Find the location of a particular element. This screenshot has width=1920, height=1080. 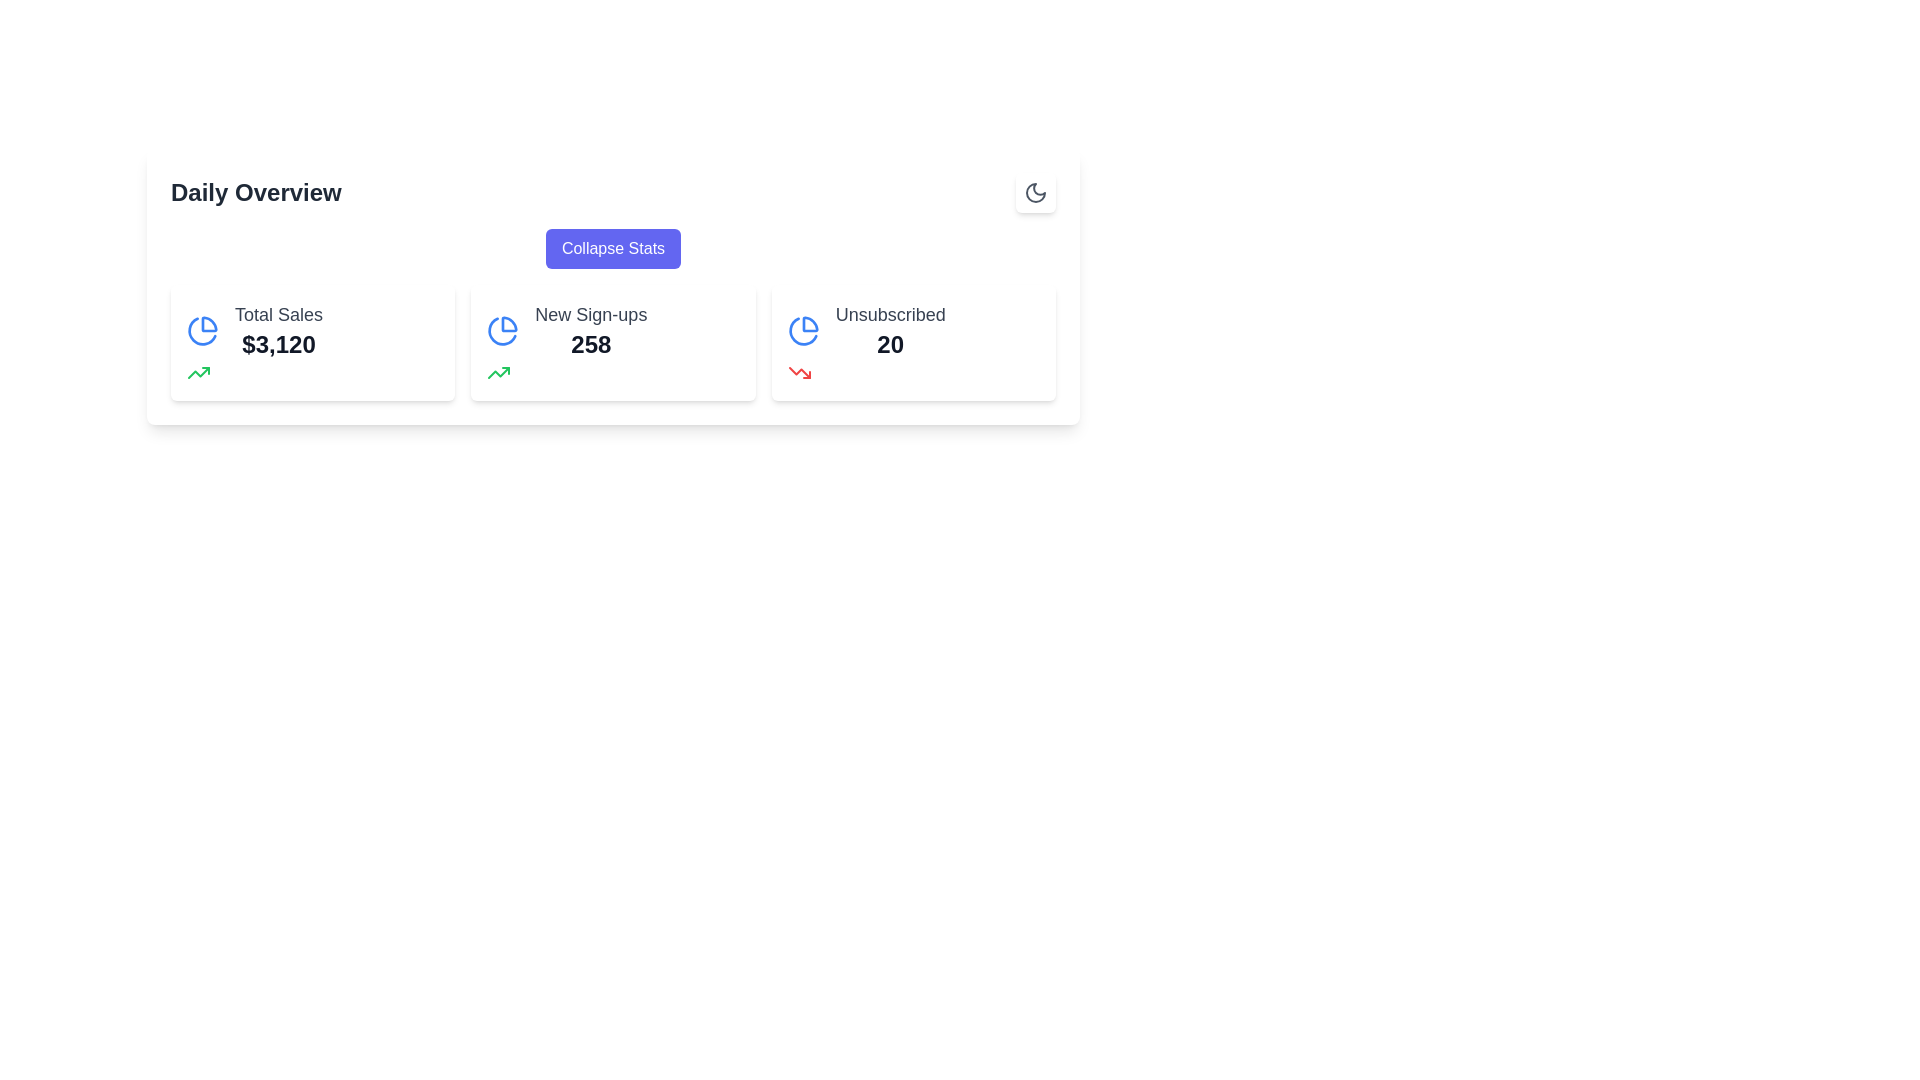

the text label that displays 'Unsubscribed', which is styled with a medium font weight in gray, located in the bottom row of the rightmost card is located at coordinates (889, 315).